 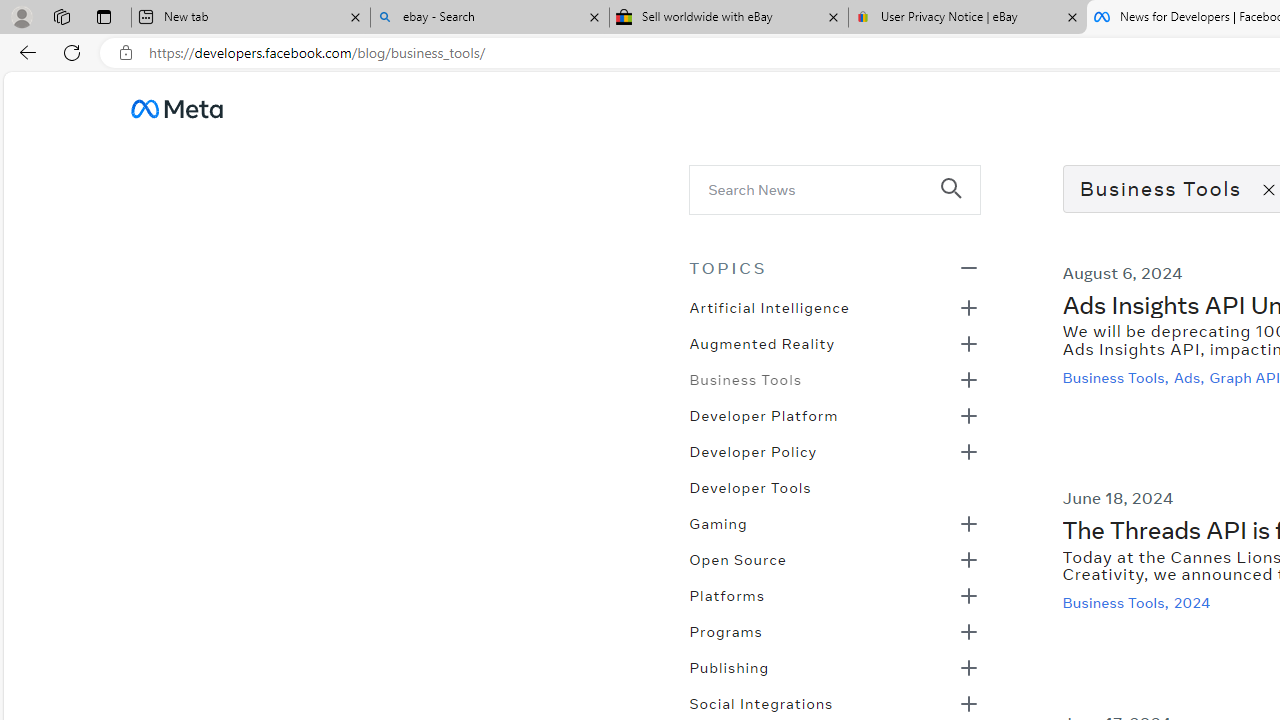 What do you see at coordinates (176, 108) in the screenshot?
I see `'AutomationID: u_0_4z_2S'` at bounding box center [176, 108].